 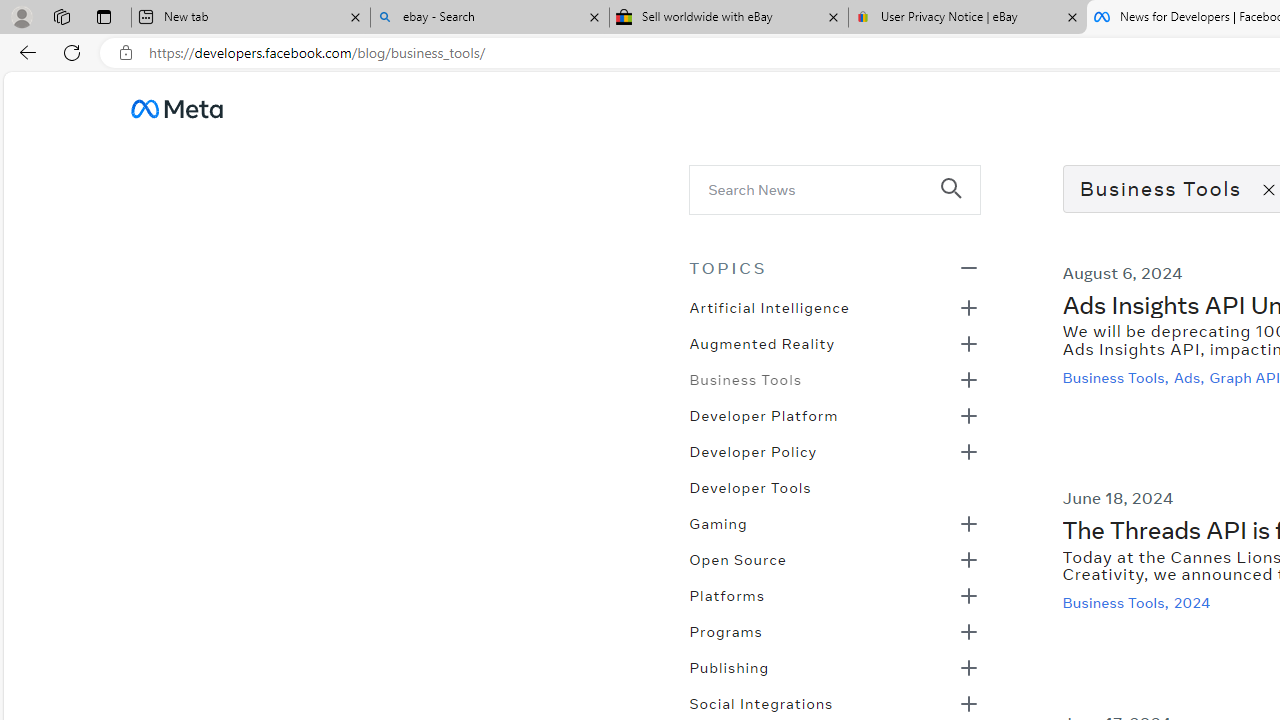 What do you see at coordinates (176, 108) in the screenshot?
I see `'AutomationID: u_0_4z_2S'` at bounding box center [176, 108].